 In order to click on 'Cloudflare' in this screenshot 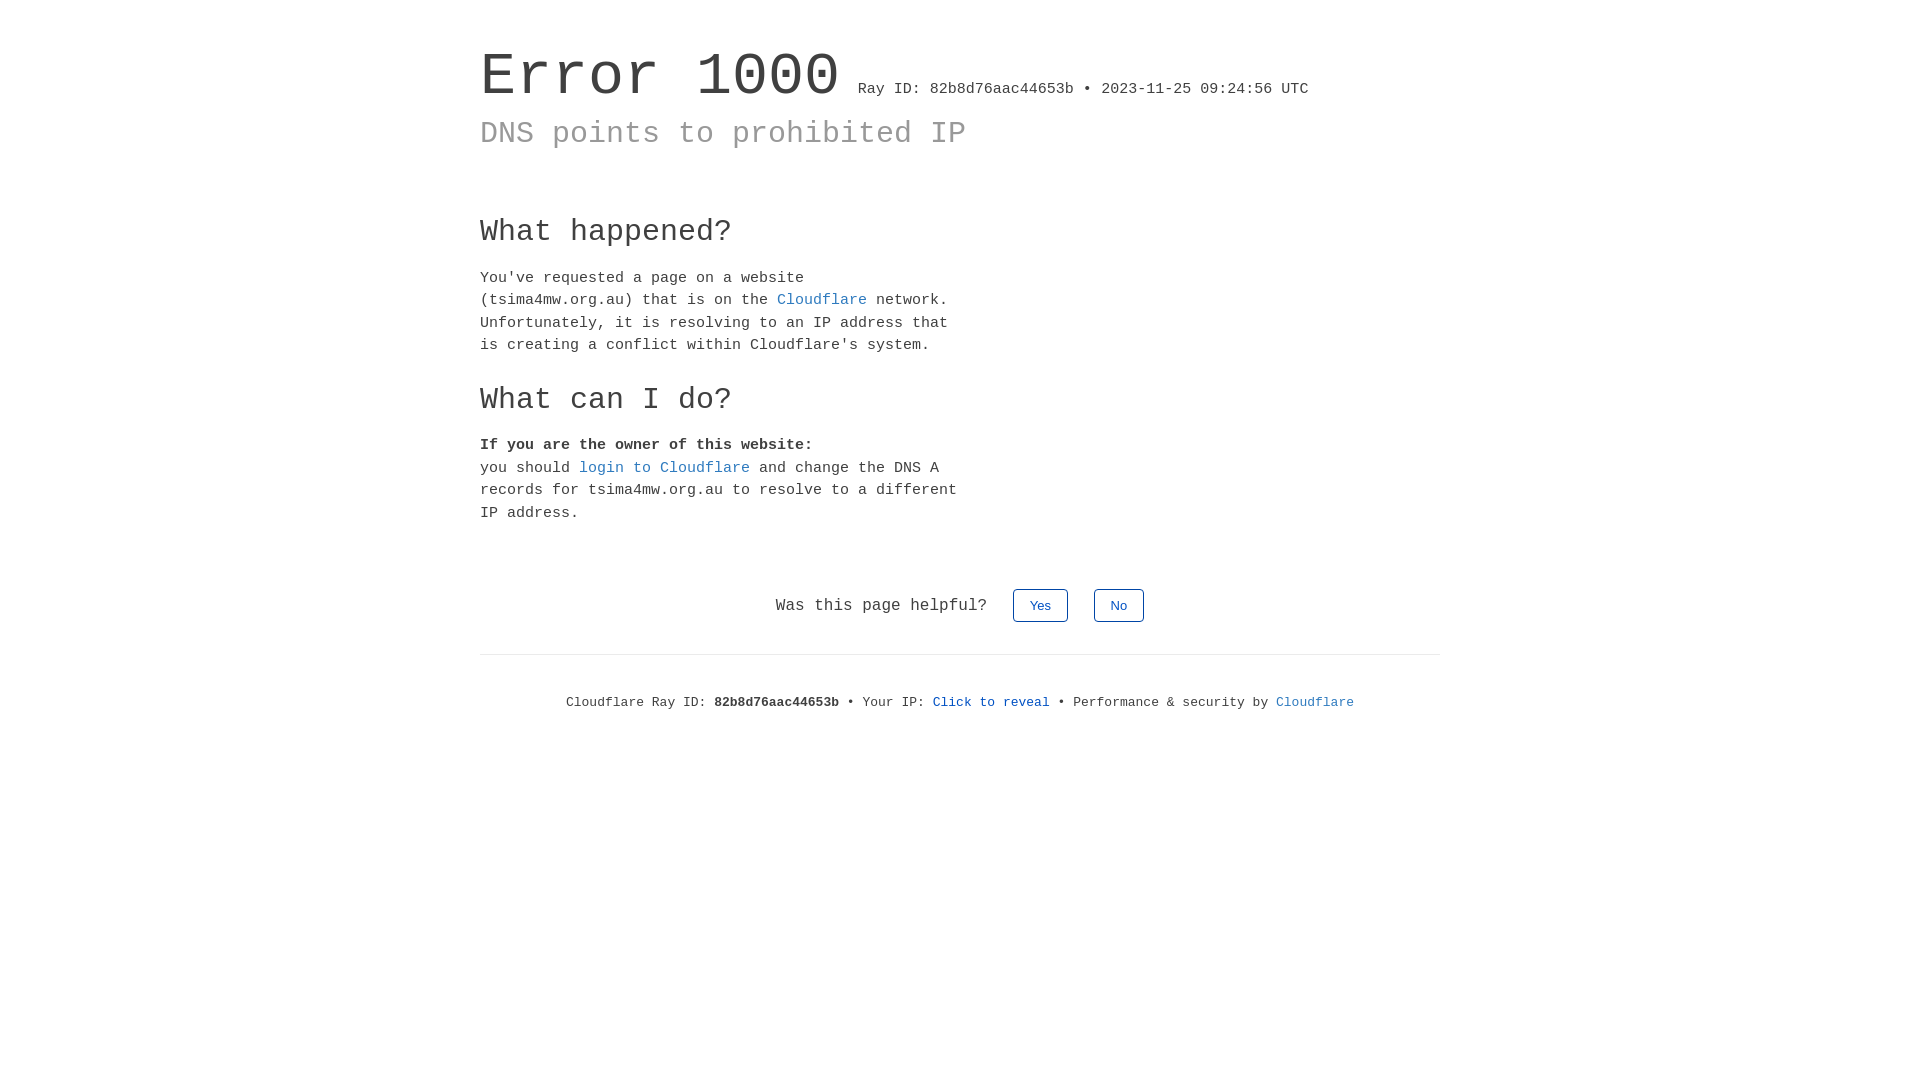, I will do `click(776, 300)`.